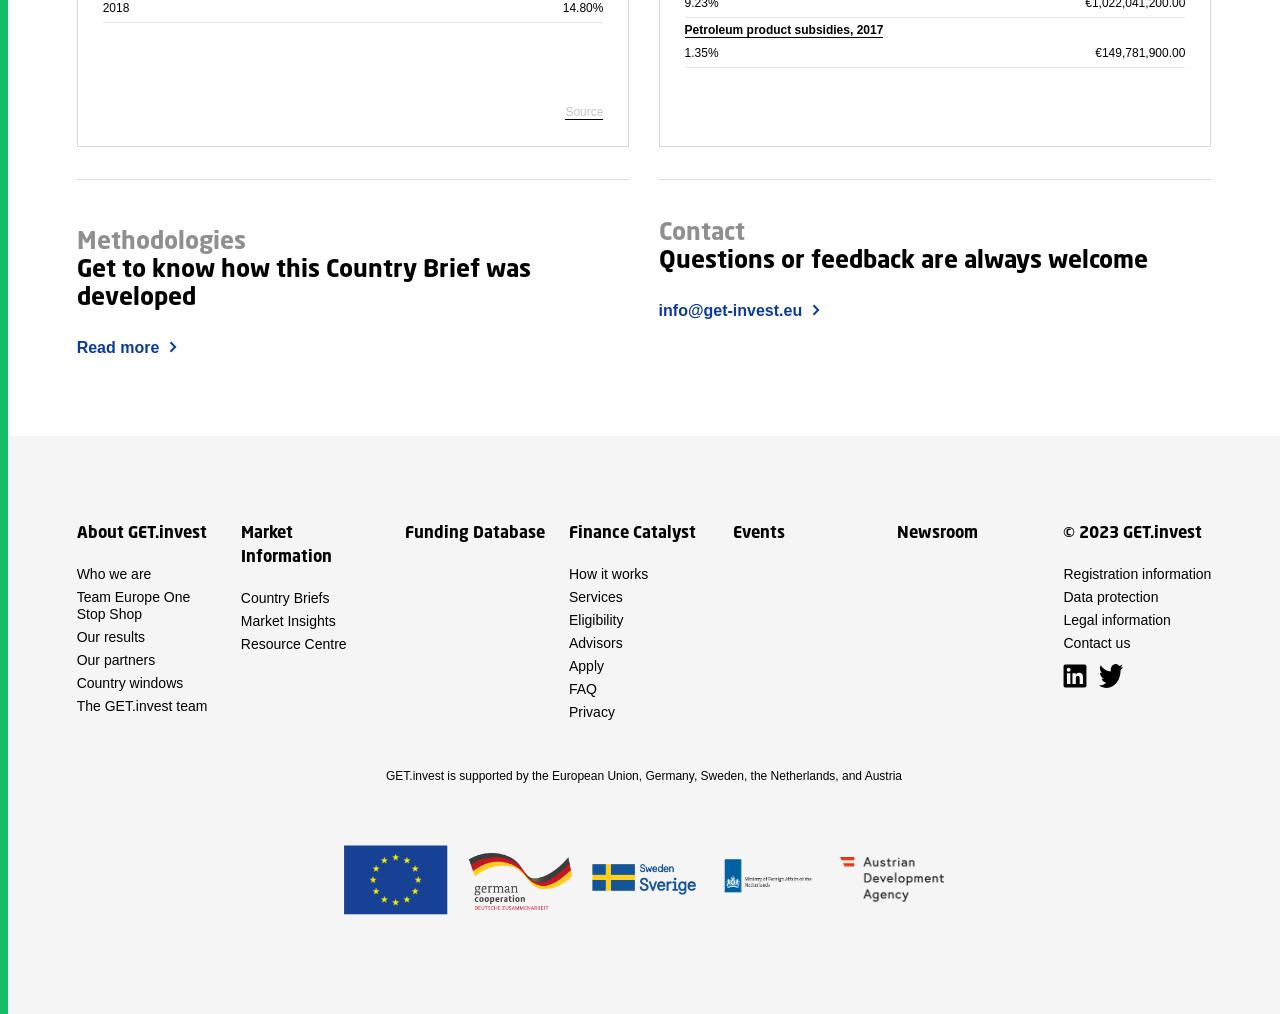 The width and height of the screenshot is (1280, 1014). I want to click on 'Country Briefs', so click(283, 597).